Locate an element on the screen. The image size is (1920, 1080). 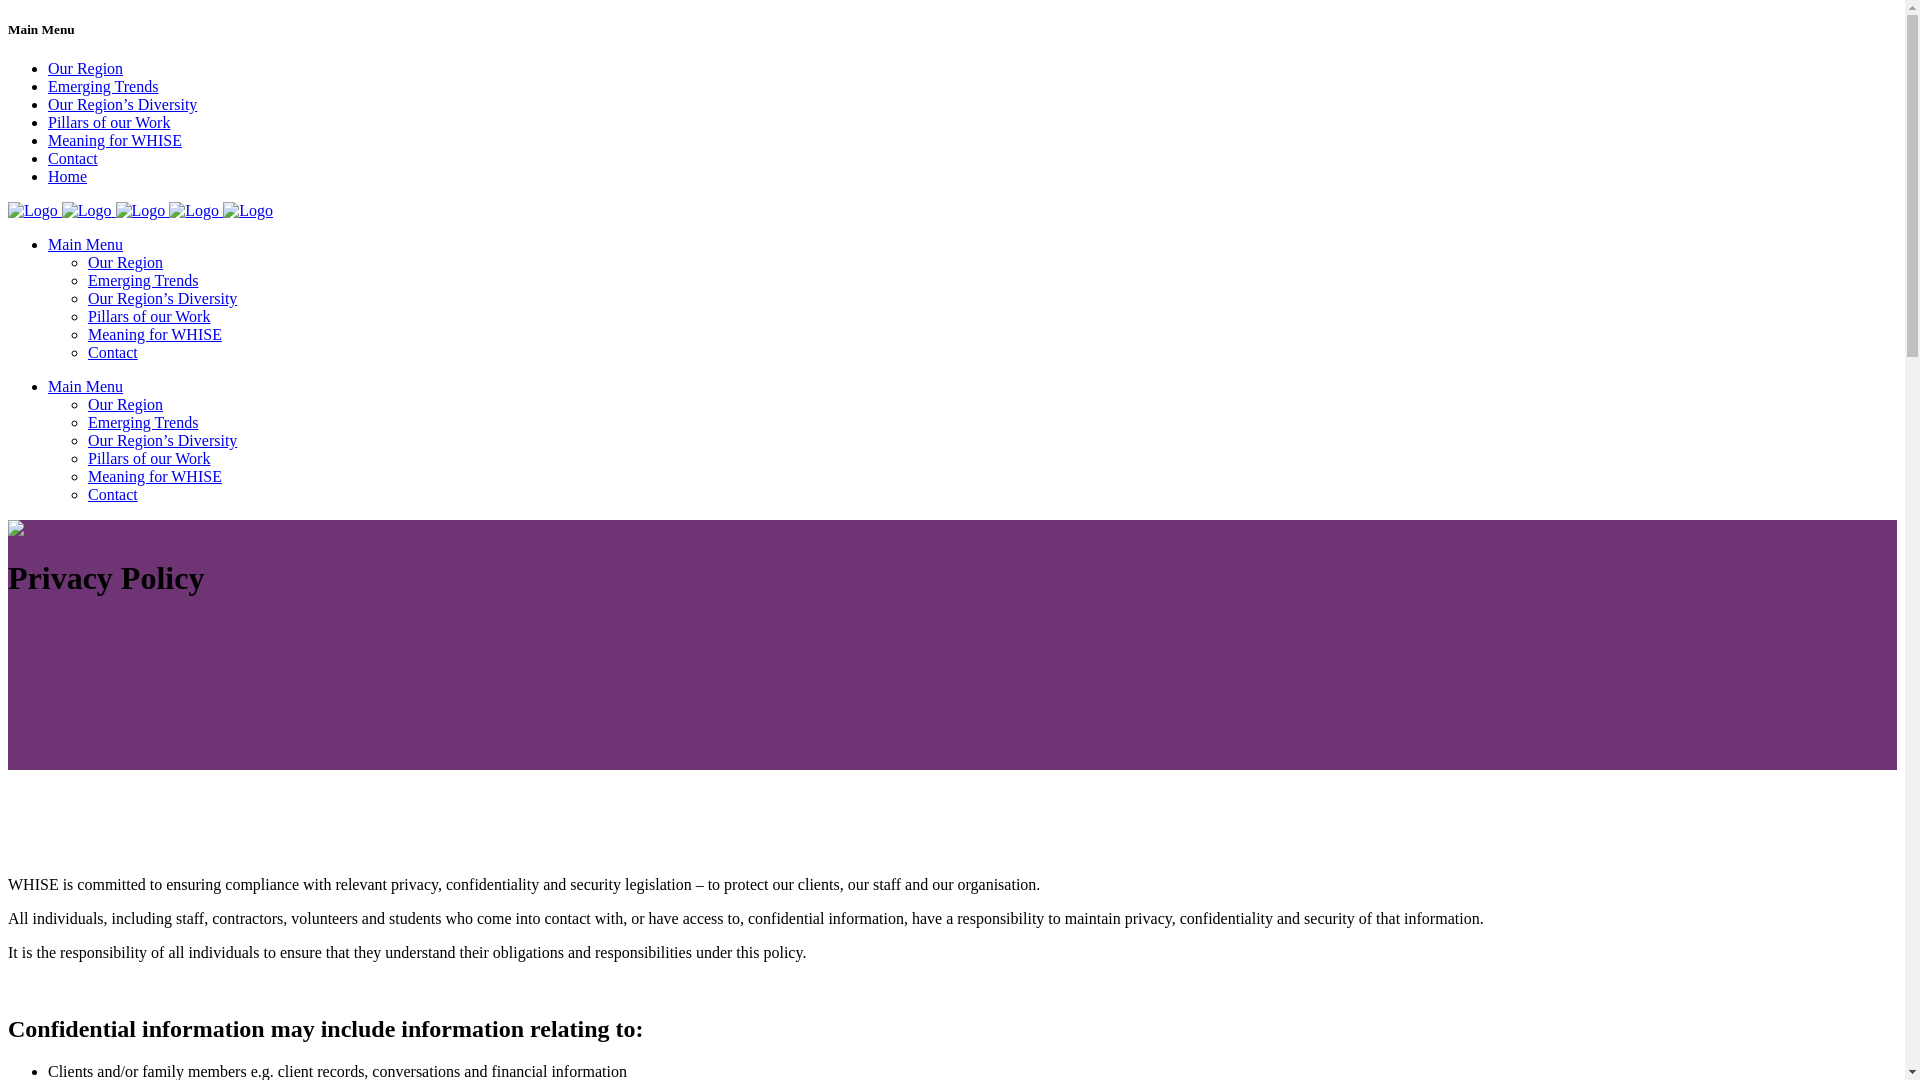
'Meaning for WHISE' is located at coordinates (86, 476).